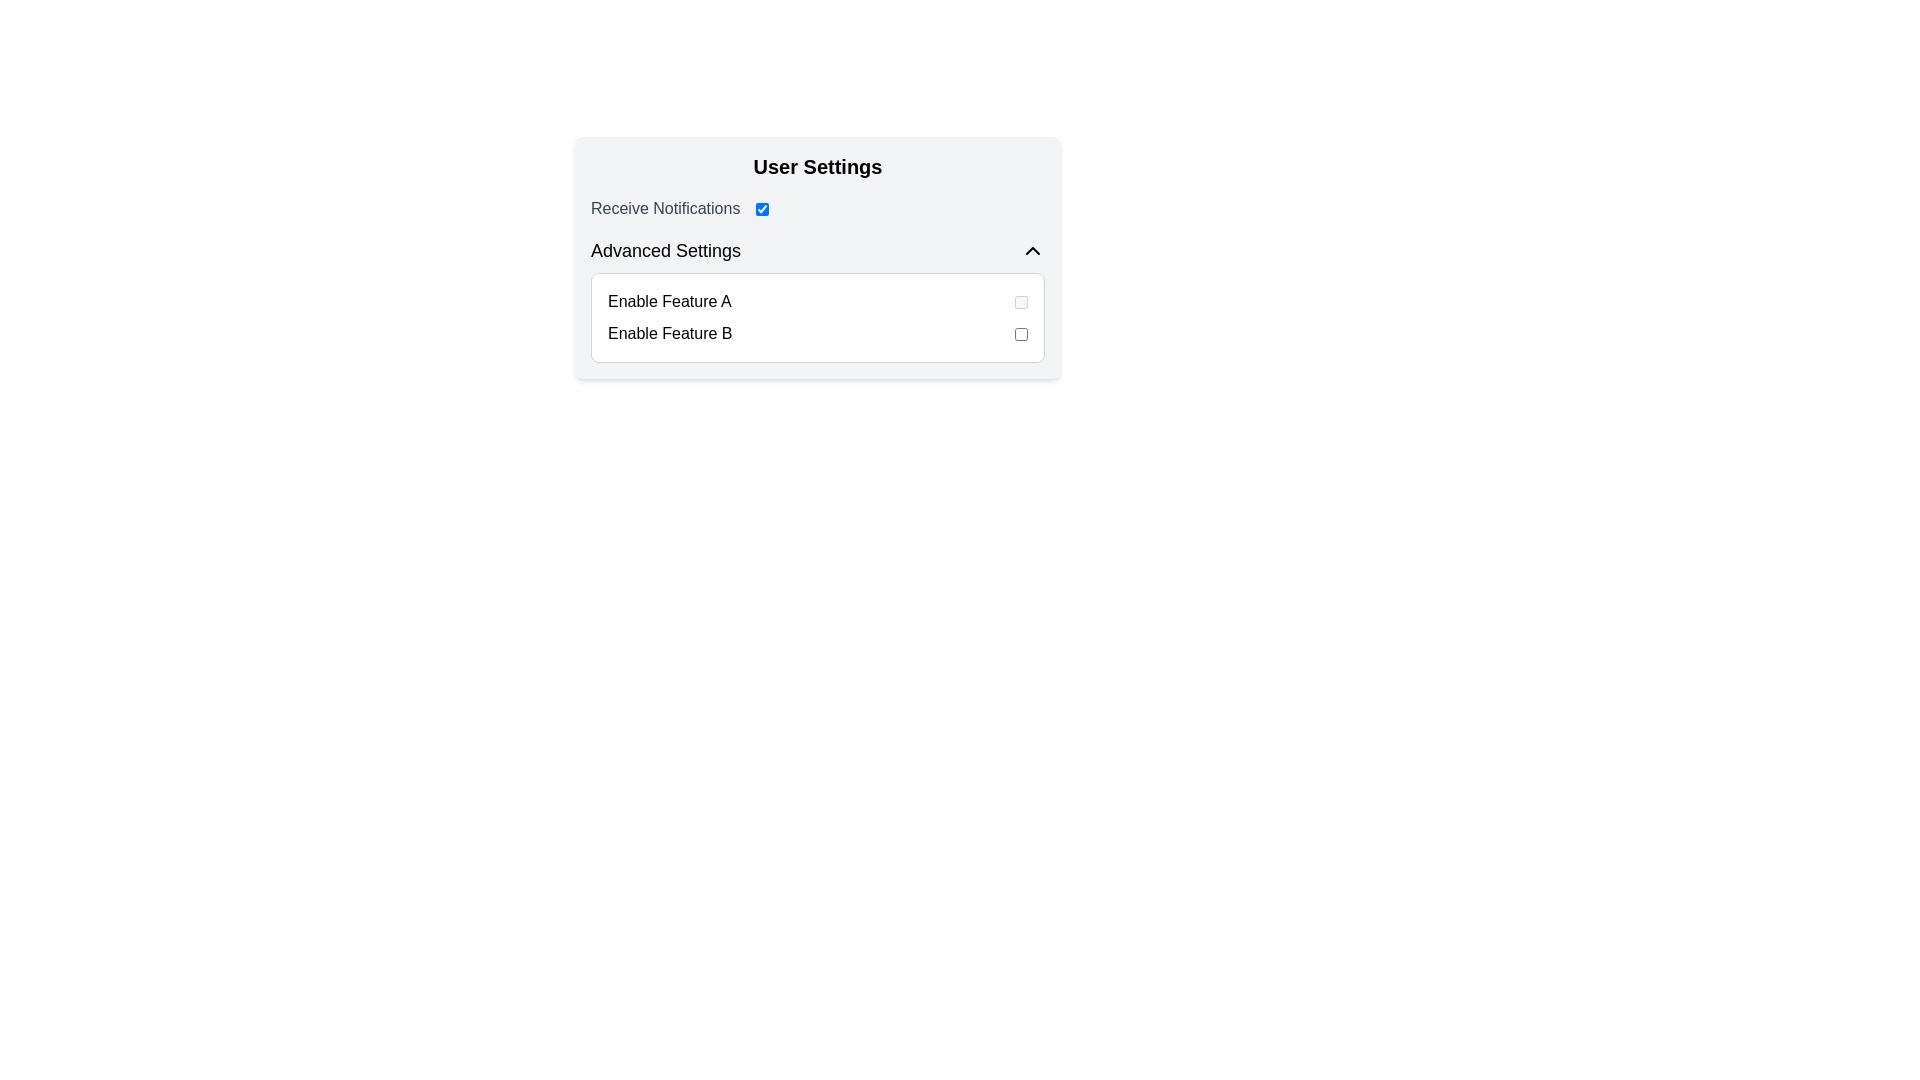 Image resolution: width=1920 pixels, height=1080 pixels. What do you see at coordinates (670, 333) in the screenshot?
I see `label that indicates the option to enable or disable 'Feature B' located beneath 'Enable Feature A' in the Advanced Settings section of the User Settings interface` at bounding box center [670, 333].